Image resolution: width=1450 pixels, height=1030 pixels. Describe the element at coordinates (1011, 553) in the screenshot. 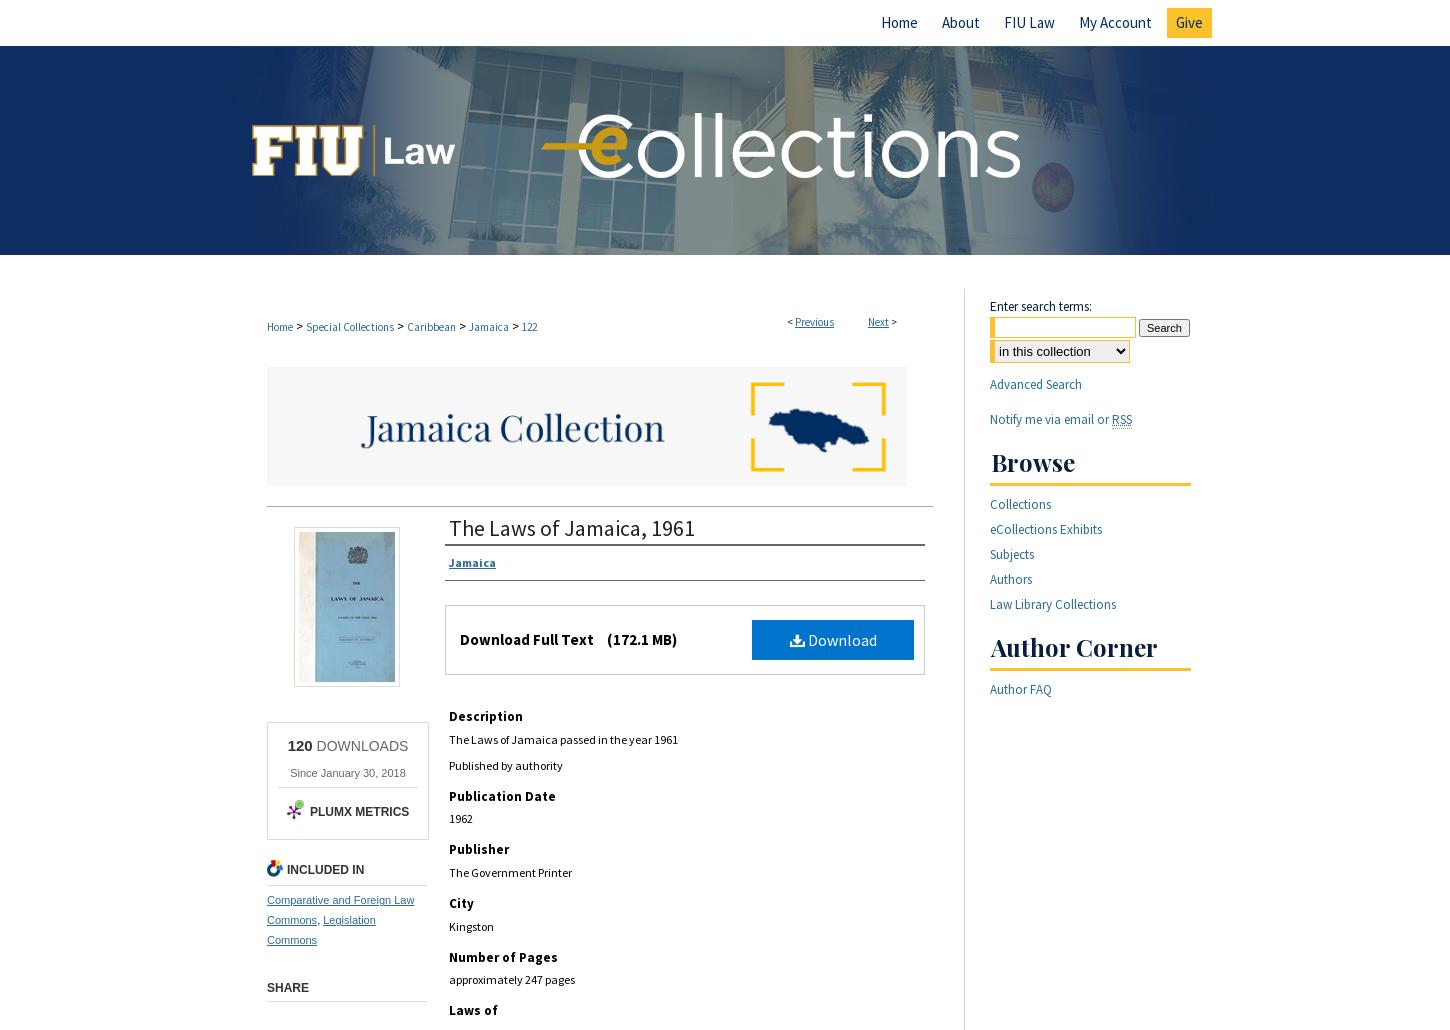

I see `'Subjects'` at that location.